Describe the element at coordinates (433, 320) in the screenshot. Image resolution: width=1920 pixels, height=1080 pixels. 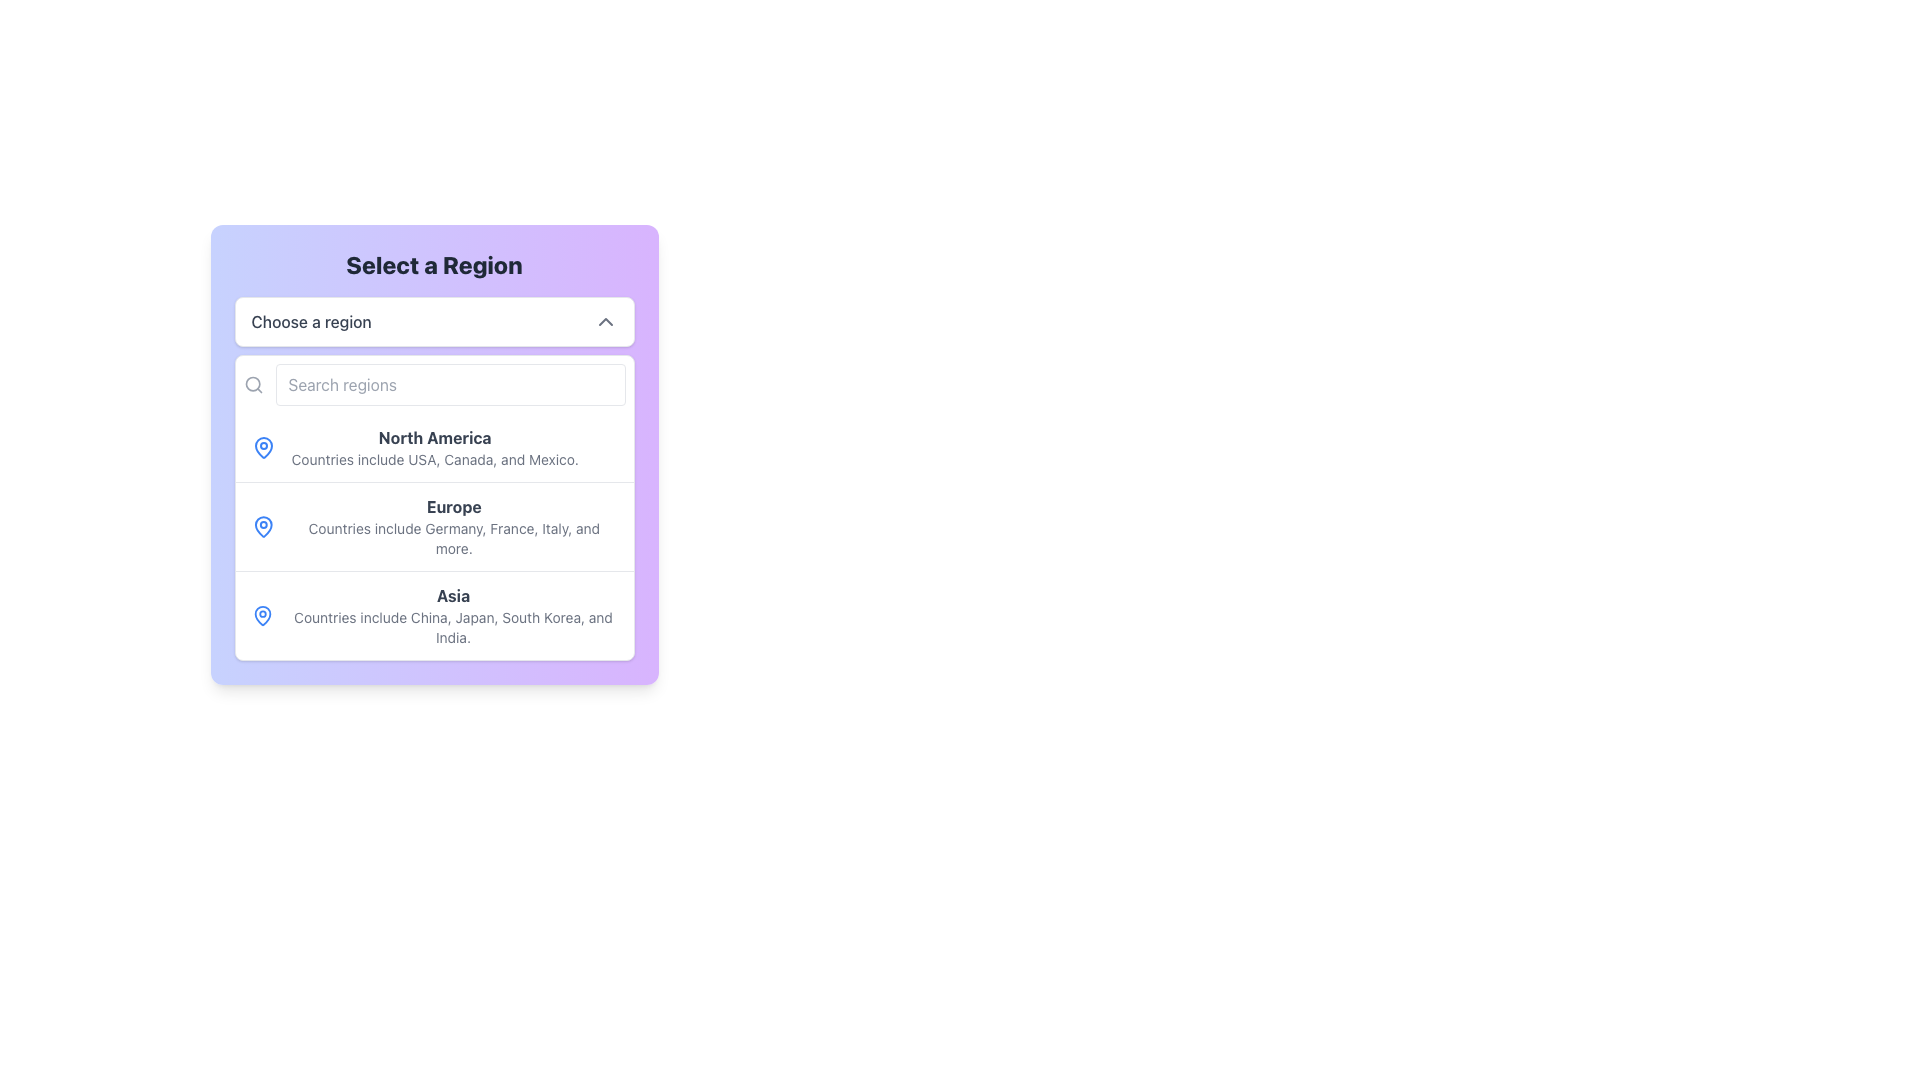
I see `the dropdown trigger element located below the title 'Select a Region'` at that location.